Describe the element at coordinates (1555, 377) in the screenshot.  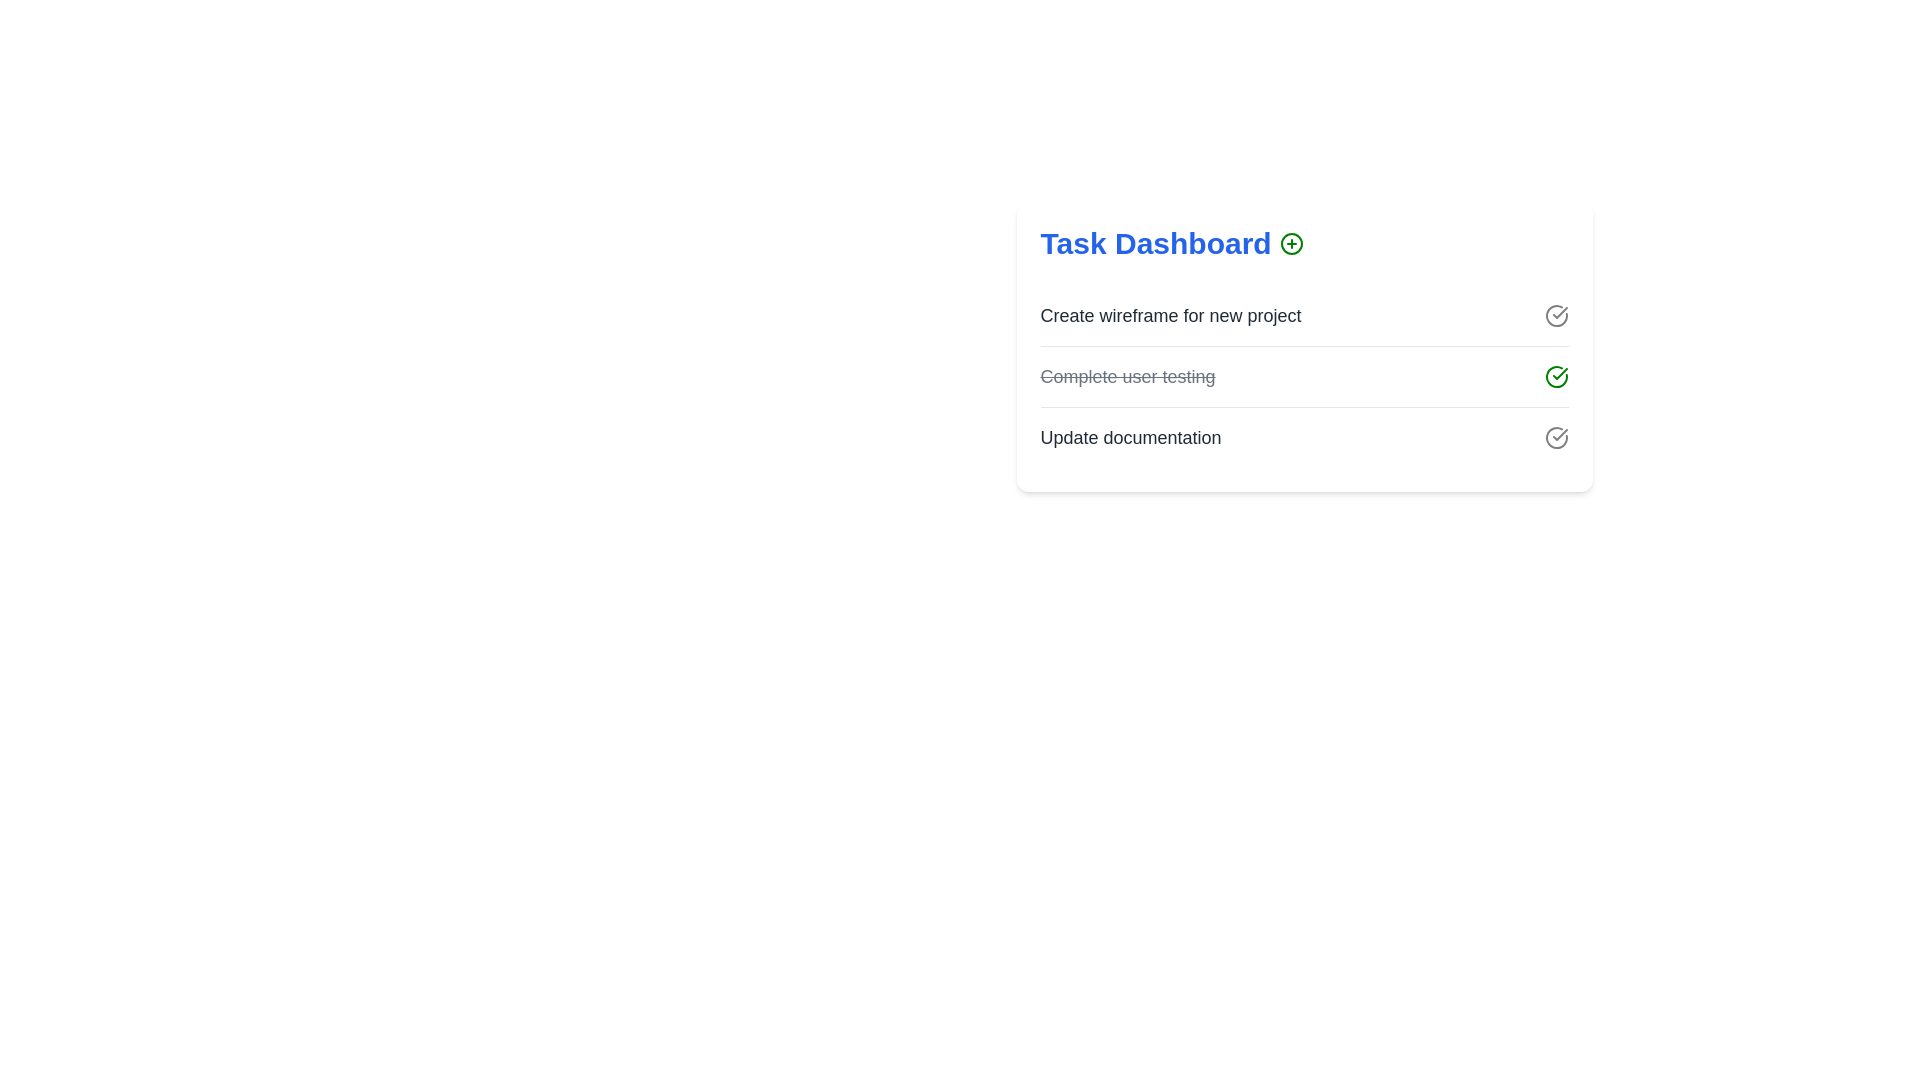
I see `checkmark icon next to the task labeled 'Complete user testing' to toggle its completion status` at that location.